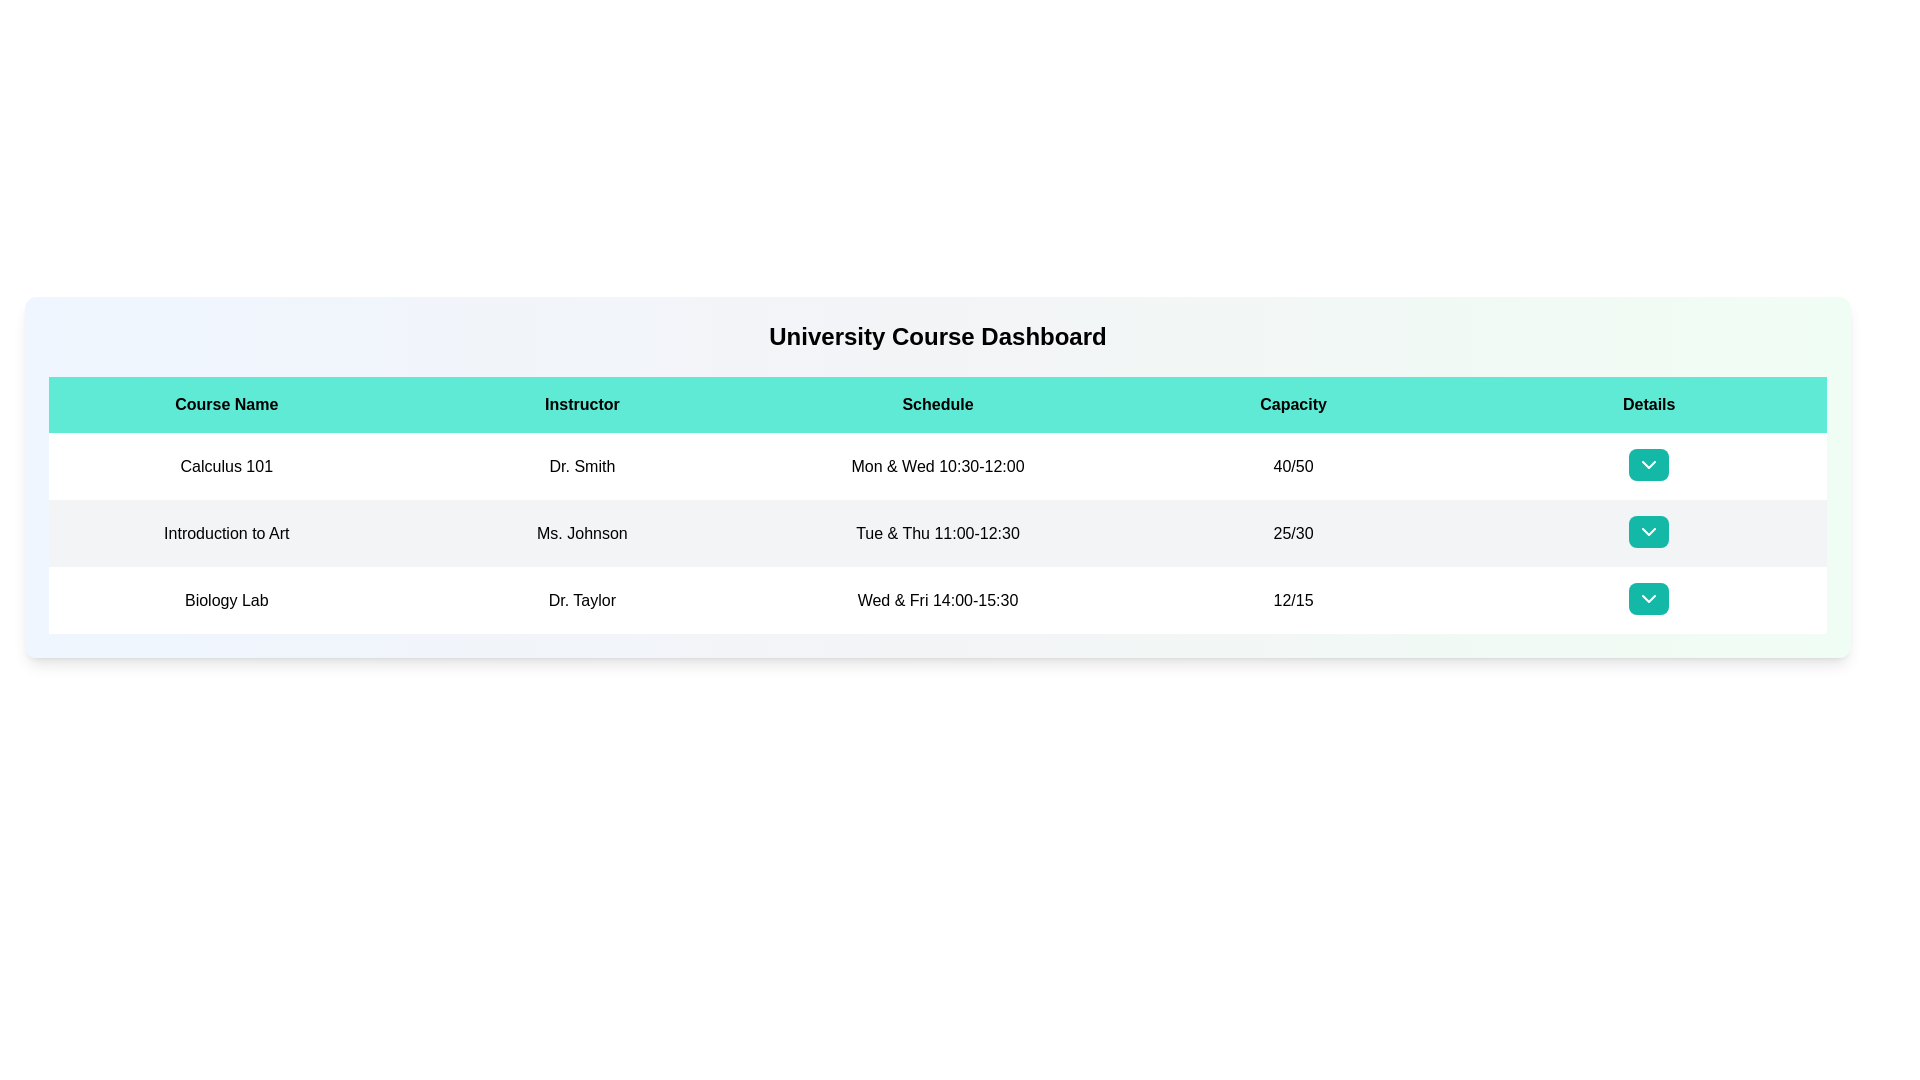 This screenshot has width=1920, height=1080. What do you see at coordinates (581, 466) in the screenshot?
I see `the text label displaying the instructor's name for the 'Calculus 101' course, located in the second cell of the corresponding row in the table` at bounding box center [581, 466].